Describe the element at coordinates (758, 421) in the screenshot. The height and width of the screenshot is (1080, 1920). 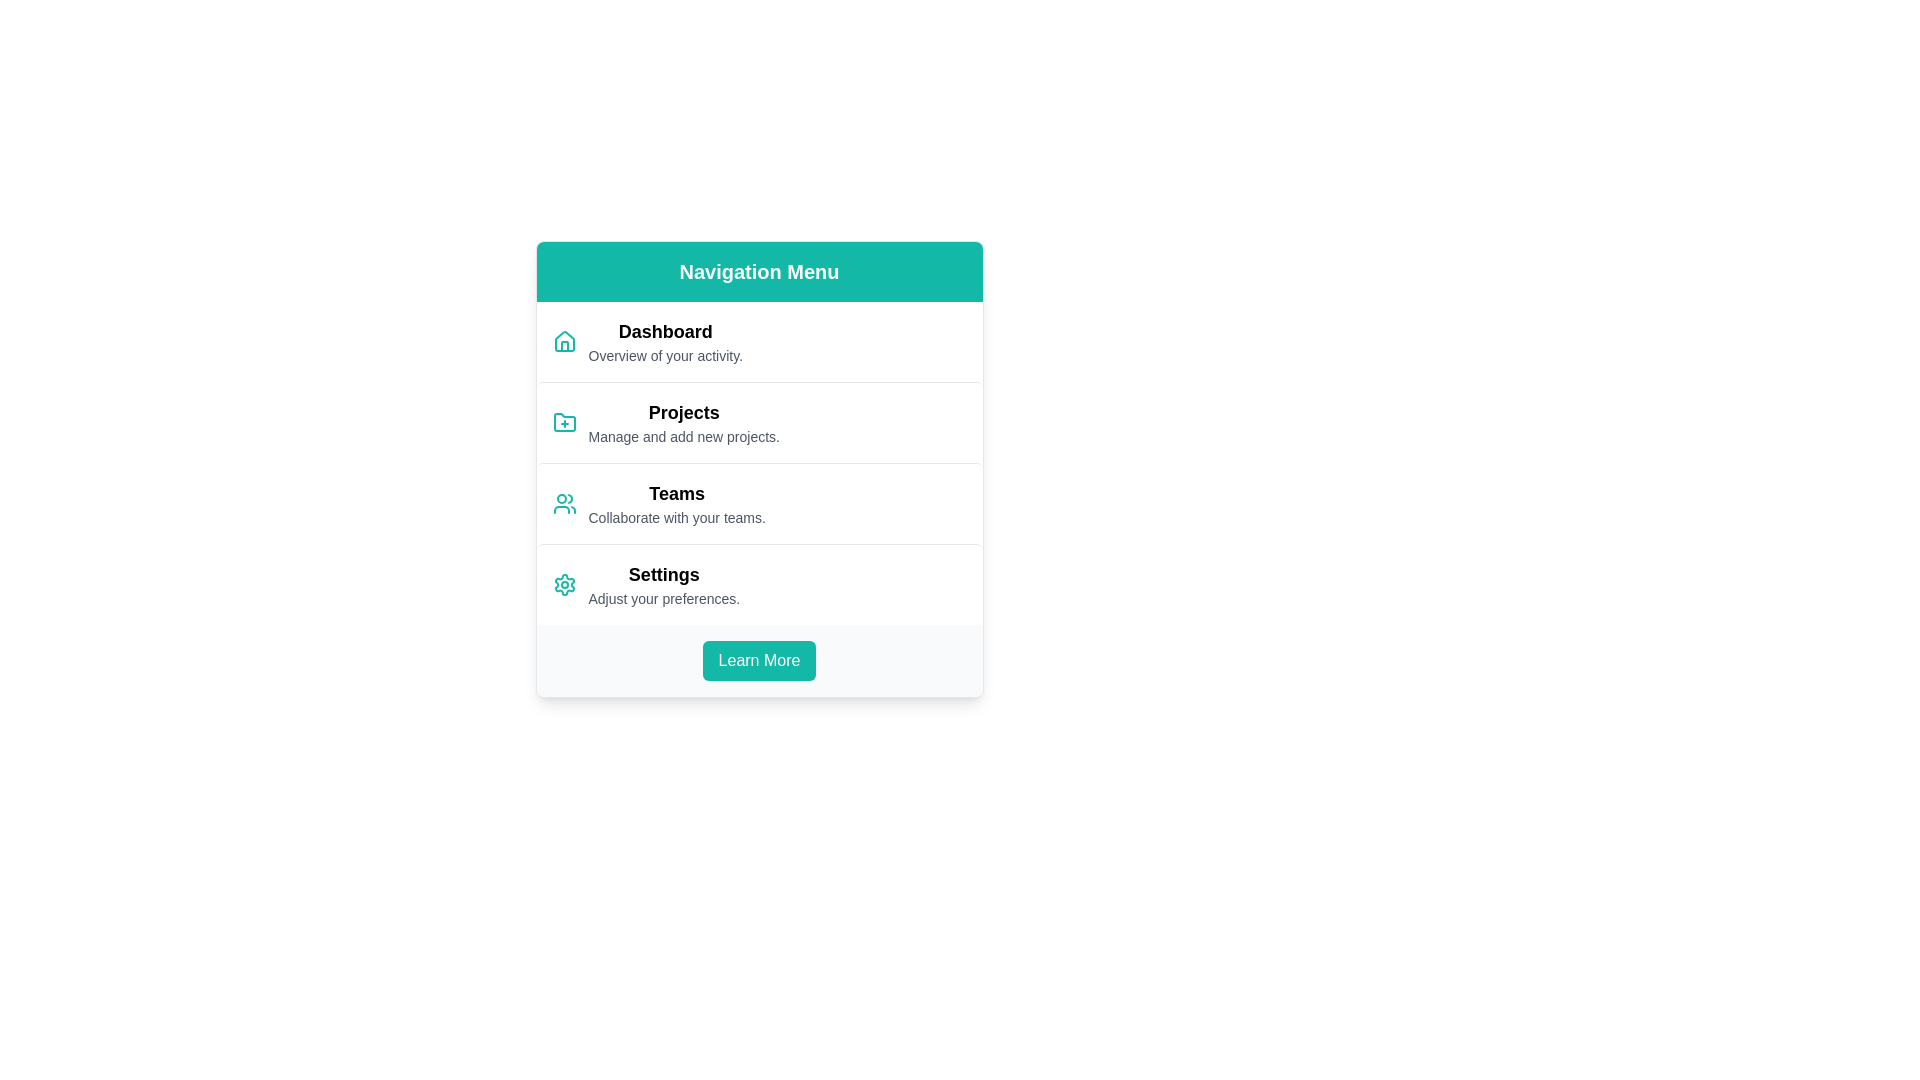
I see `to select the 'Projects' option, which is the second ListItem in the vertical options panel, located below 'Dashboard' and above 'Teams'` at that location.